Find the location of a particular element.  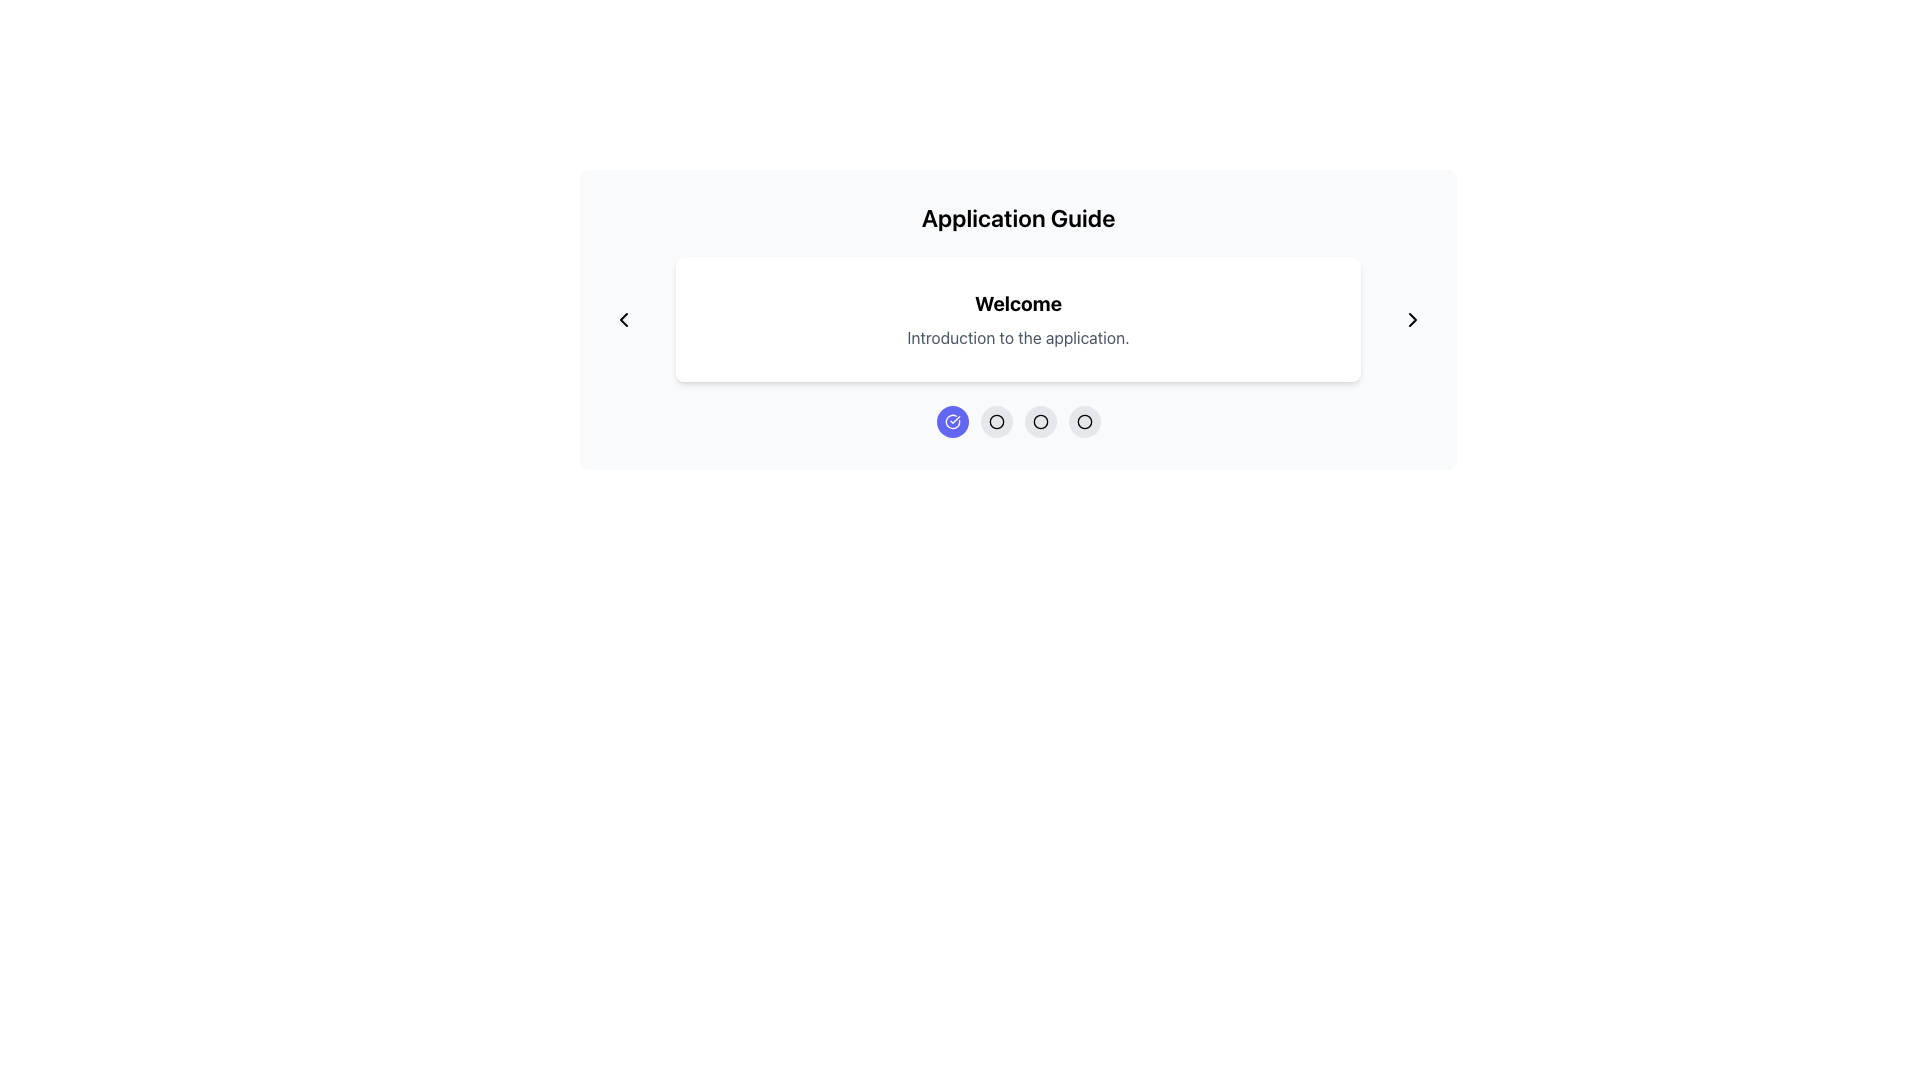

the second circular button located at the bottom center of the interface, just below the 'Welcome' content panel is located at coordinates (996, 420).